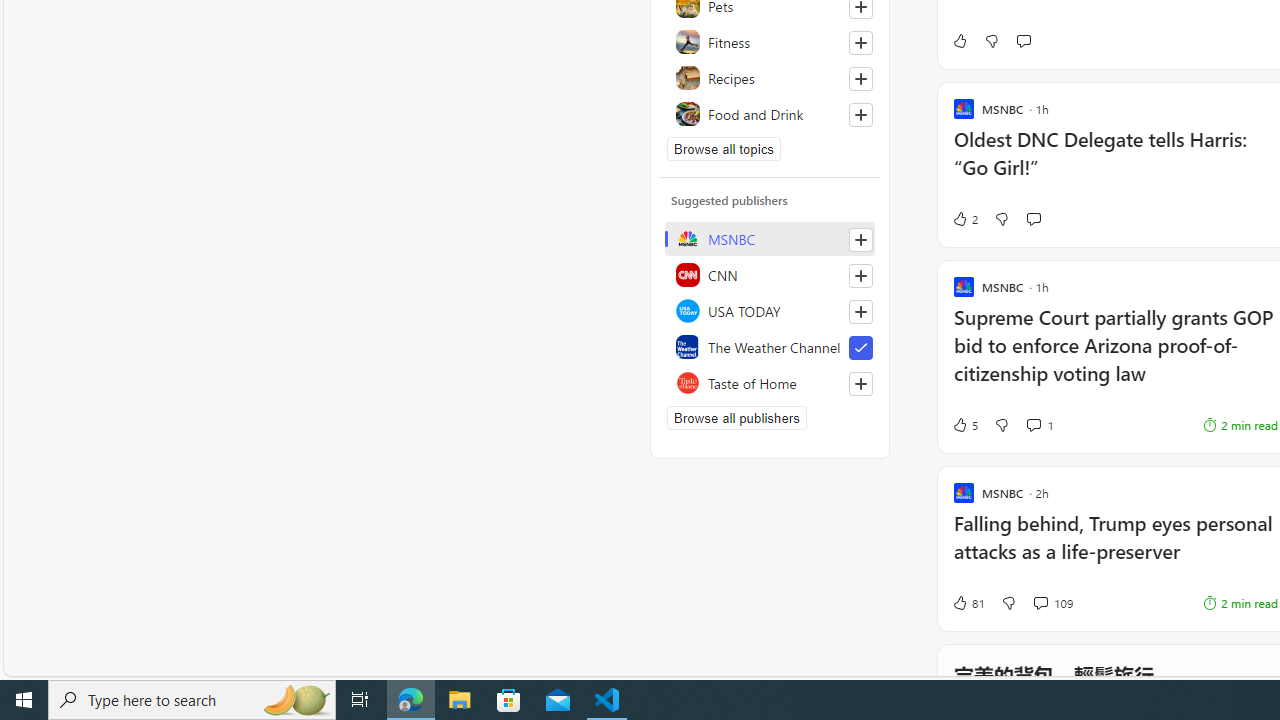 The height and width of the screenshot is (720, 1280). What do you see at coordinates (723, 148) in the screenshot?
I see `'Browse all topics'` at bounding box center [723, 148].